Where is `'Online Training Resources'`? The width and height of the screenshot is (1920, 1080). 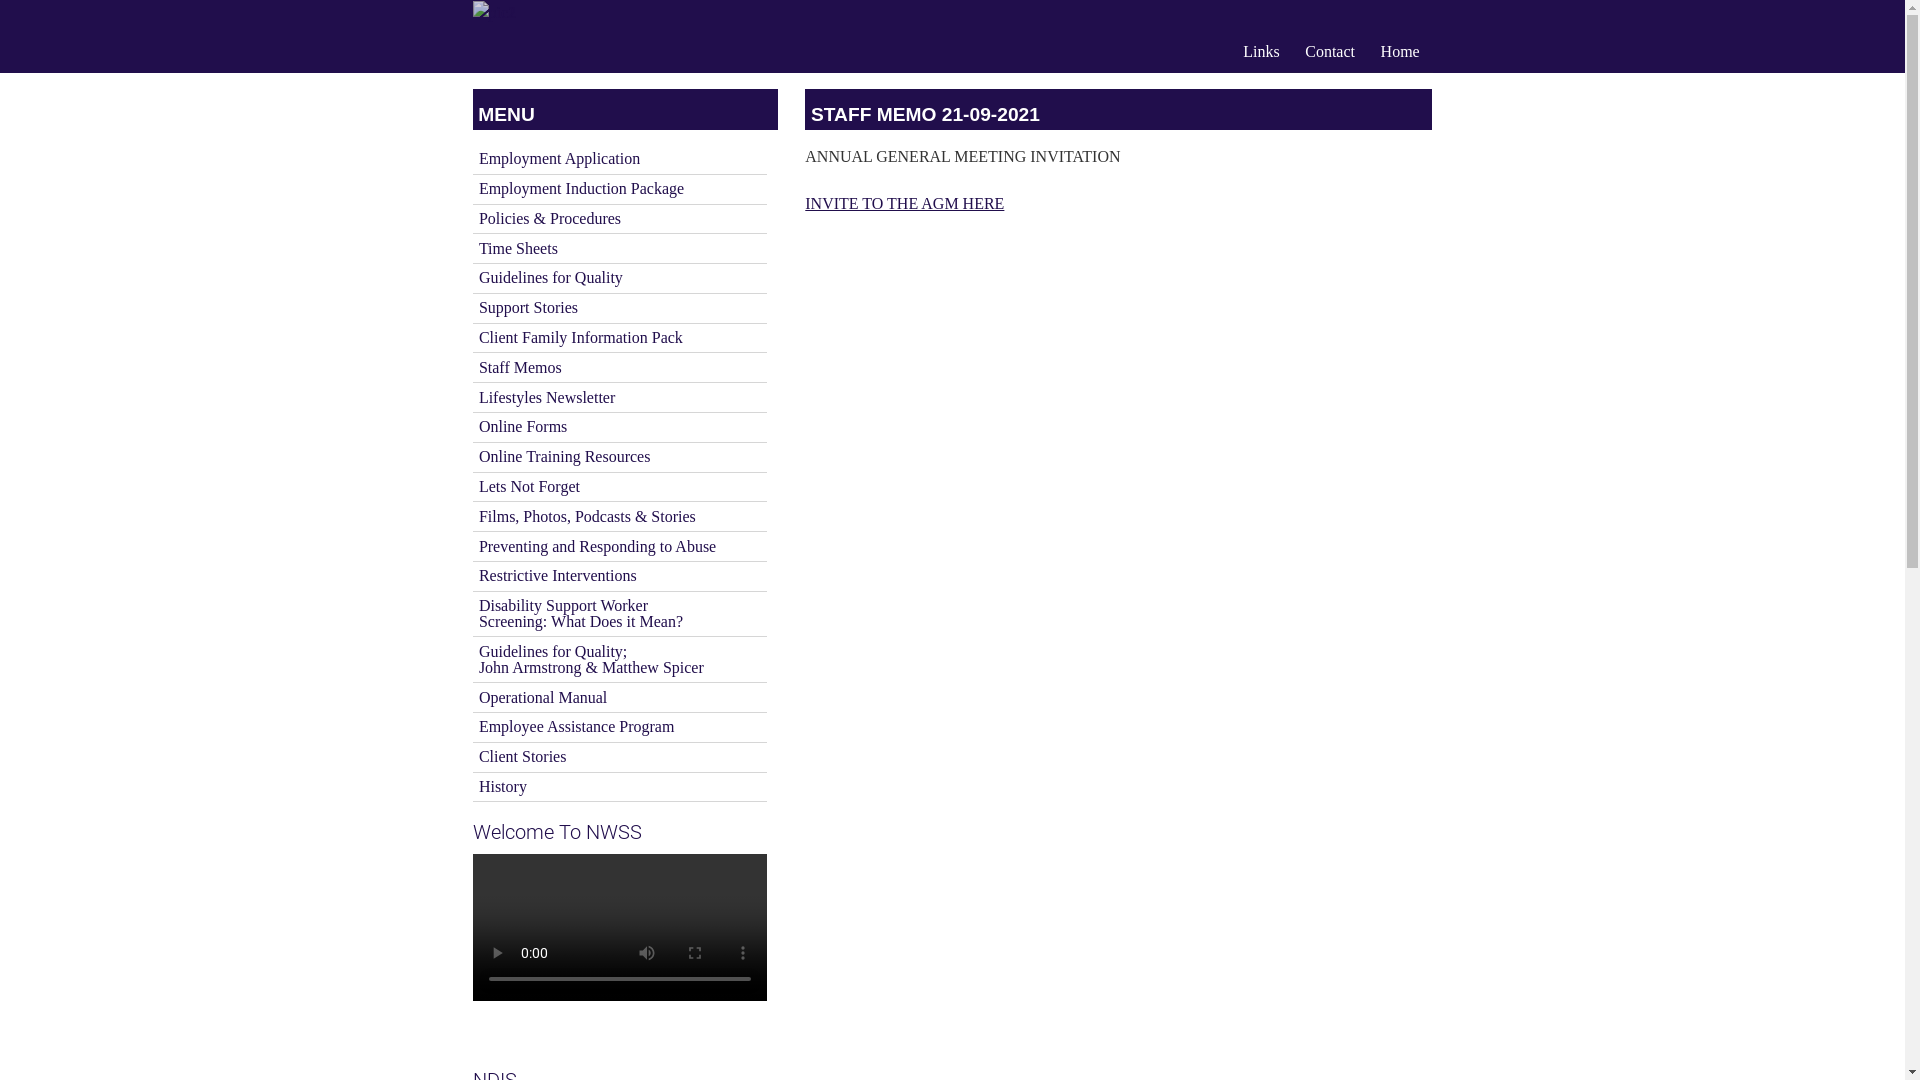 'Online Training Resources' is located at coordinates (618, 457).